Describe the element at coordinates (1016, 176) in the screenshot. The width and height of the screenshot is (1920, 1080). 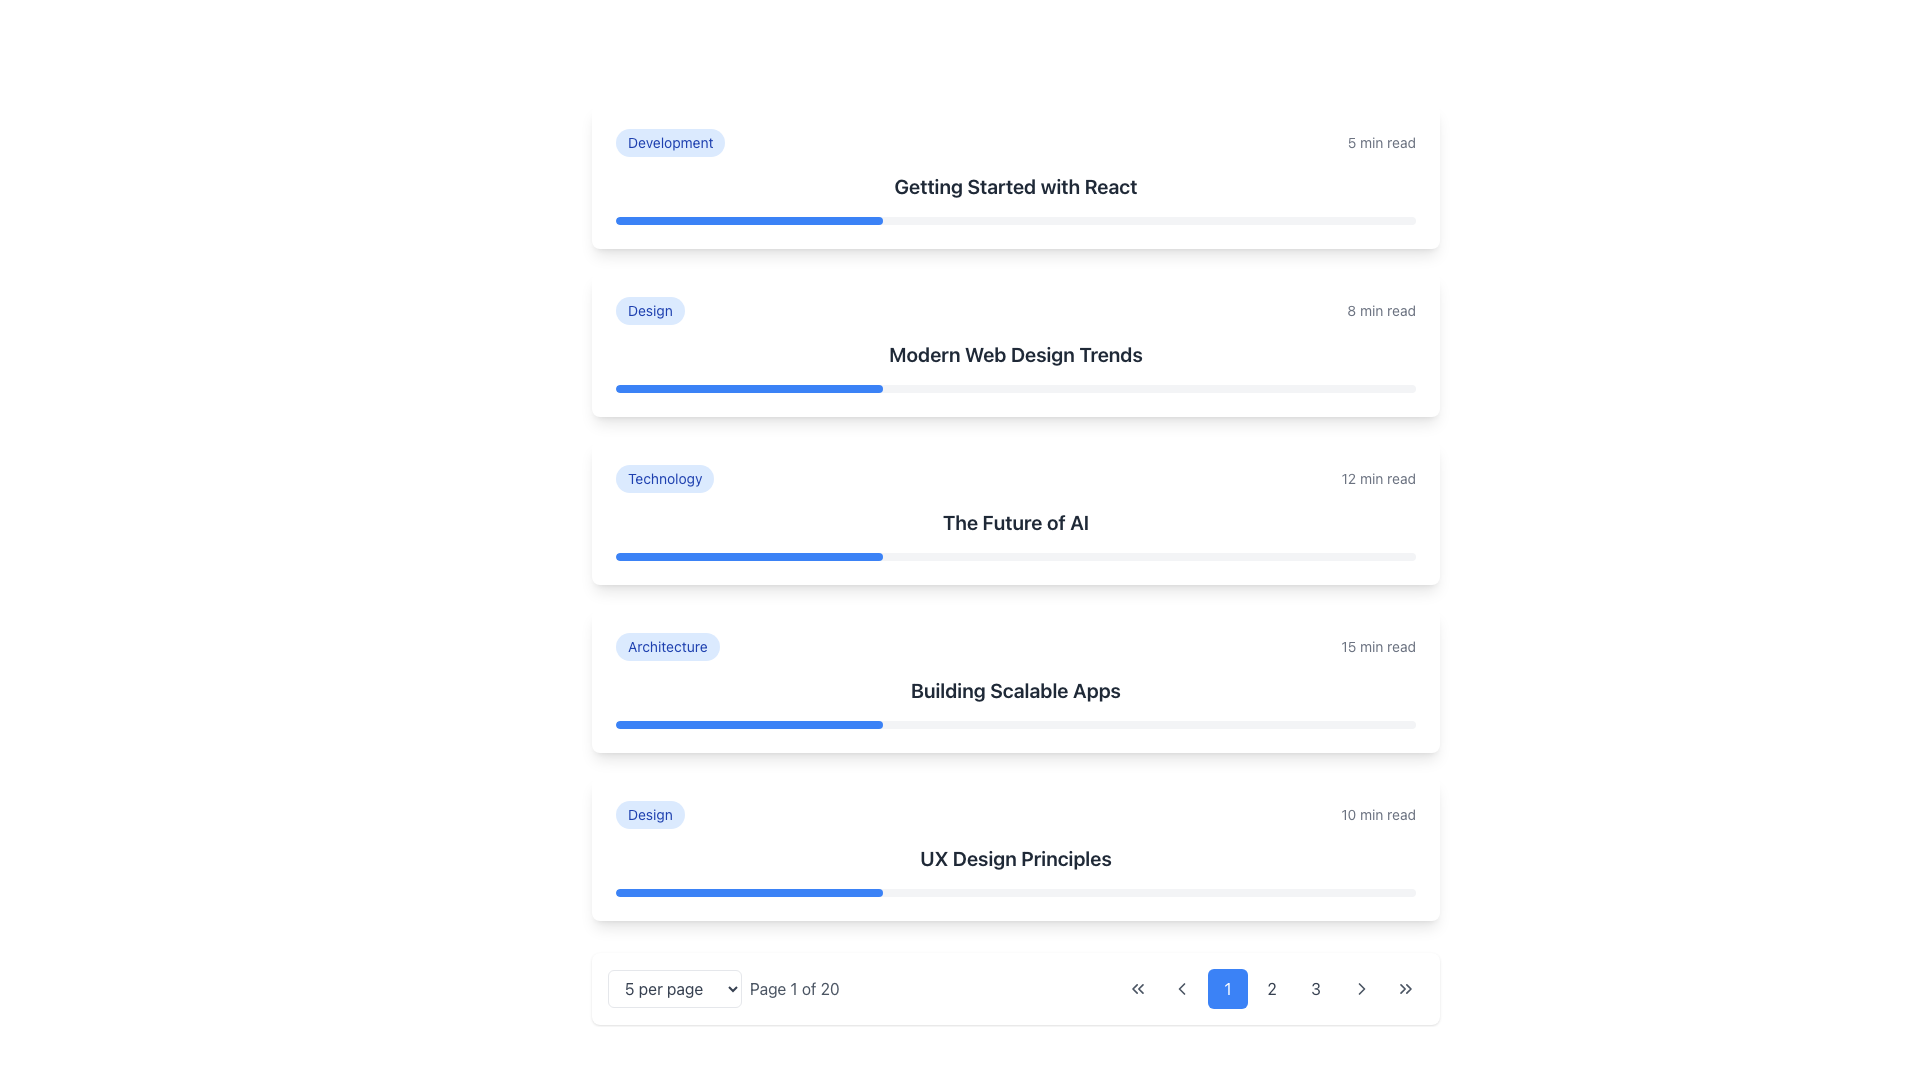
I see `information displayed on the informational card titled 'Getting Started with React', which contains a blue 'Development' tag, a gray '5 min read' text, and a progress bar at the bottom` at that location.